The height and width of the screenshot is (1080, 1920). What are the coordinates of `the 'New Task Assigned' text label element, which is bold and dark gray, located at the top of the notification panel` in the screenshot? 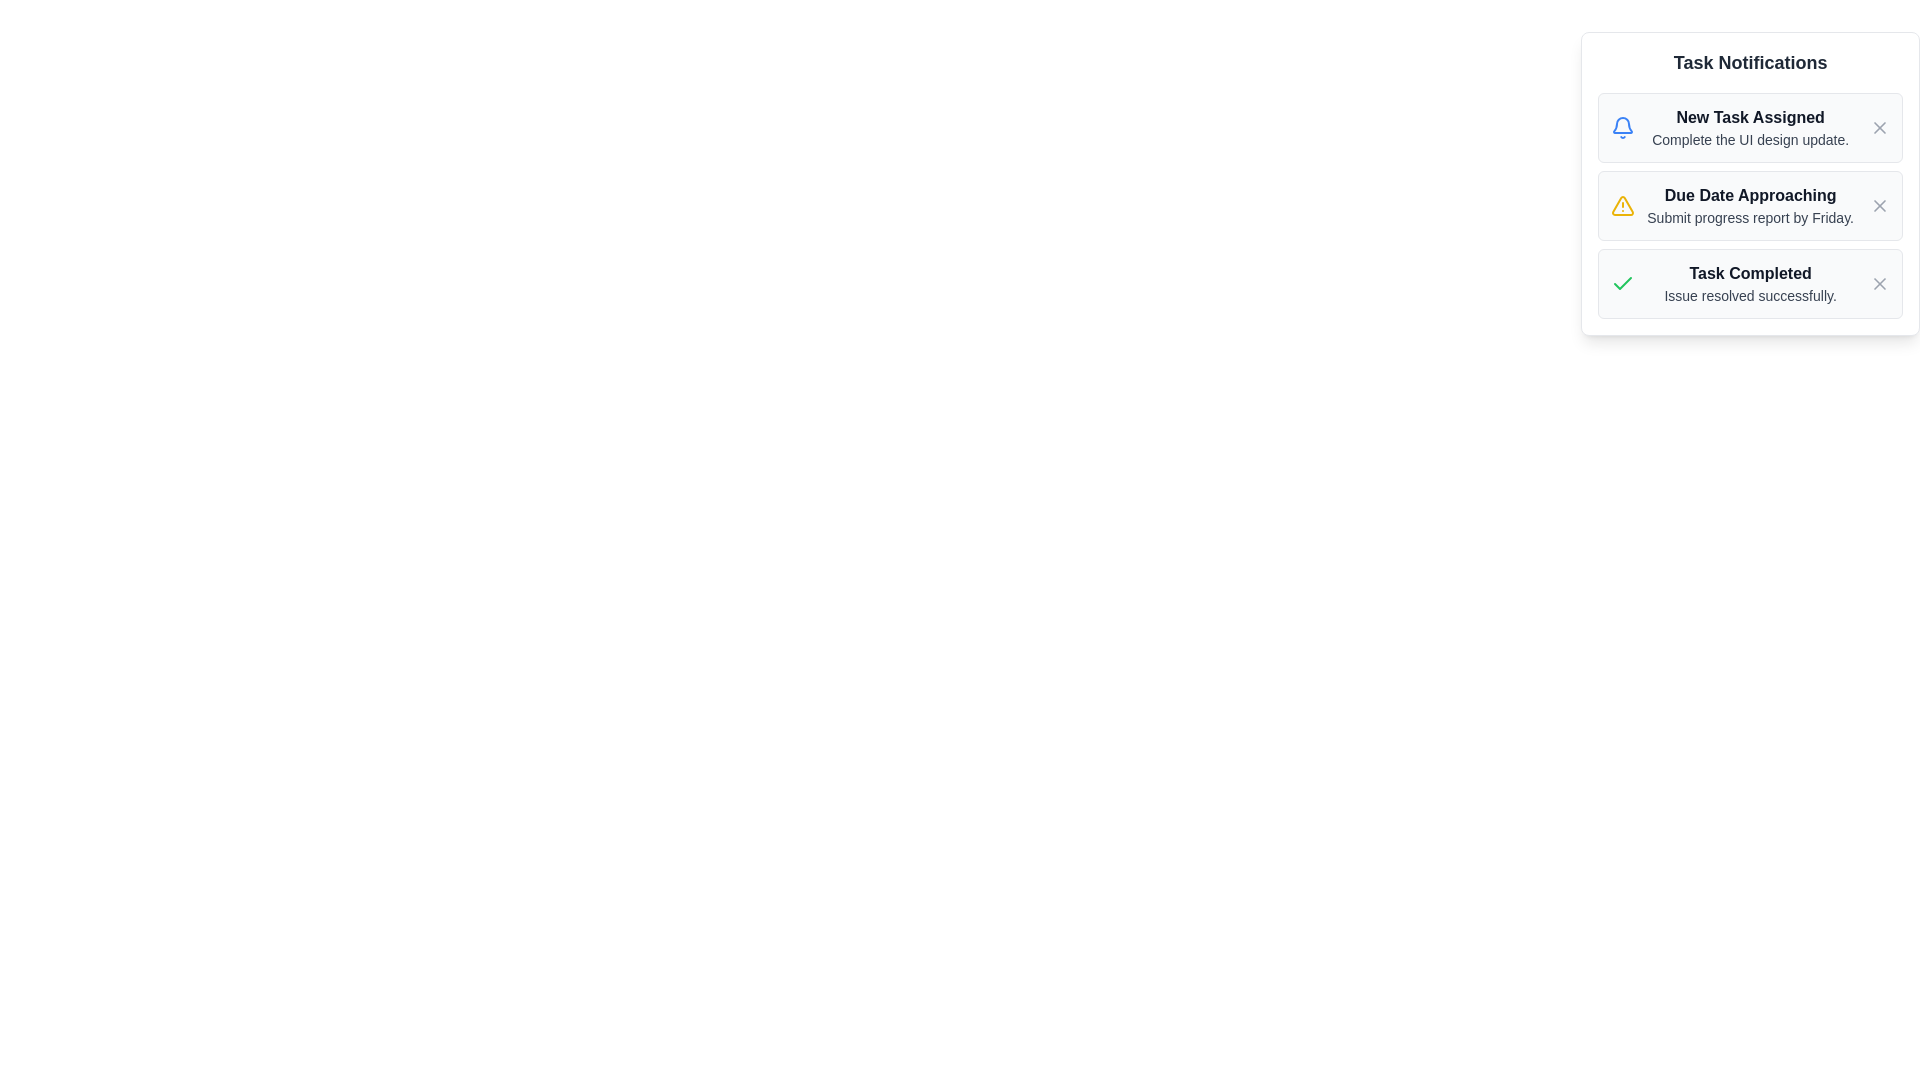 It's located at (1749, 118).